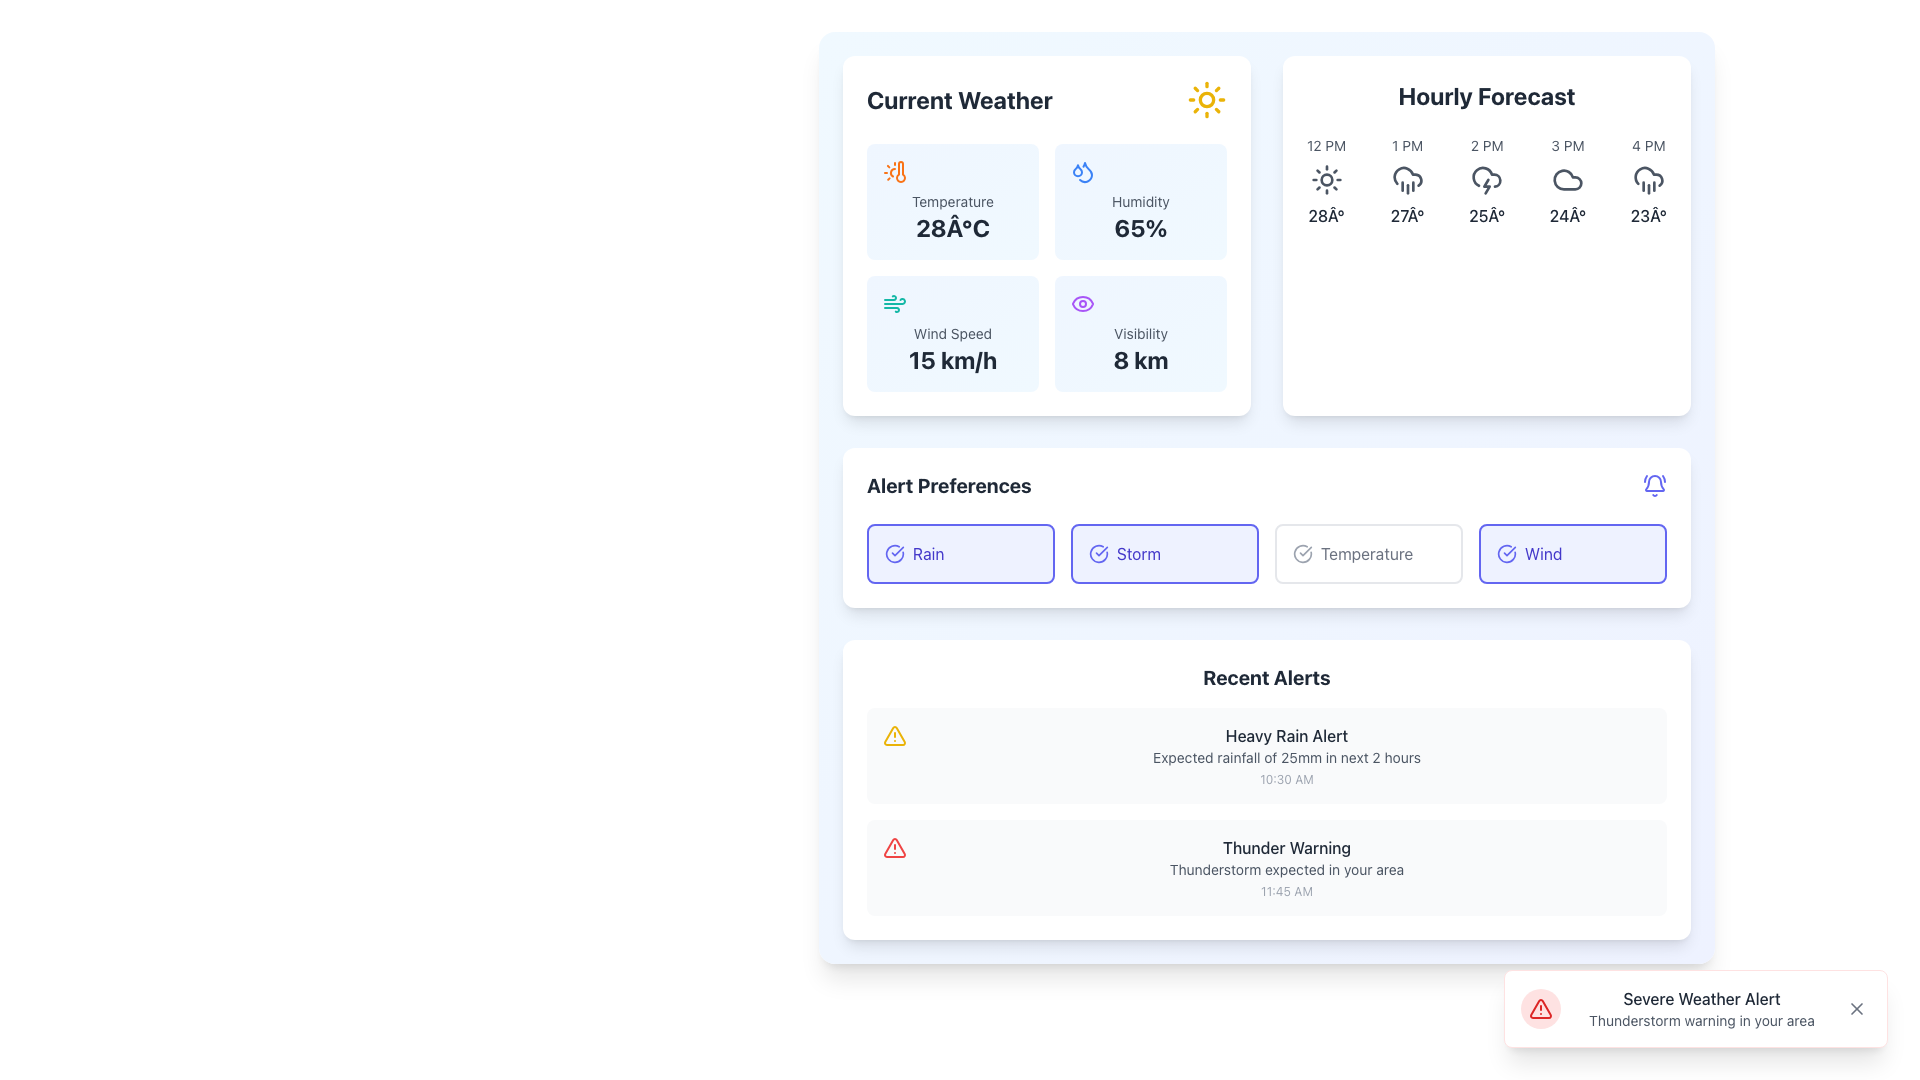 The height and width of the screenshot is (1080, 1920). What do you see at coordinates (1648, 180) in the screenshot?
I see `the cloud rain icon located in the 'Hourly Forecast' section, which is the second element in the vertical stack, positioned centrally with a time label '4 PM' above and a temperature reading '23°' below` at bounding box center [1648, 180].